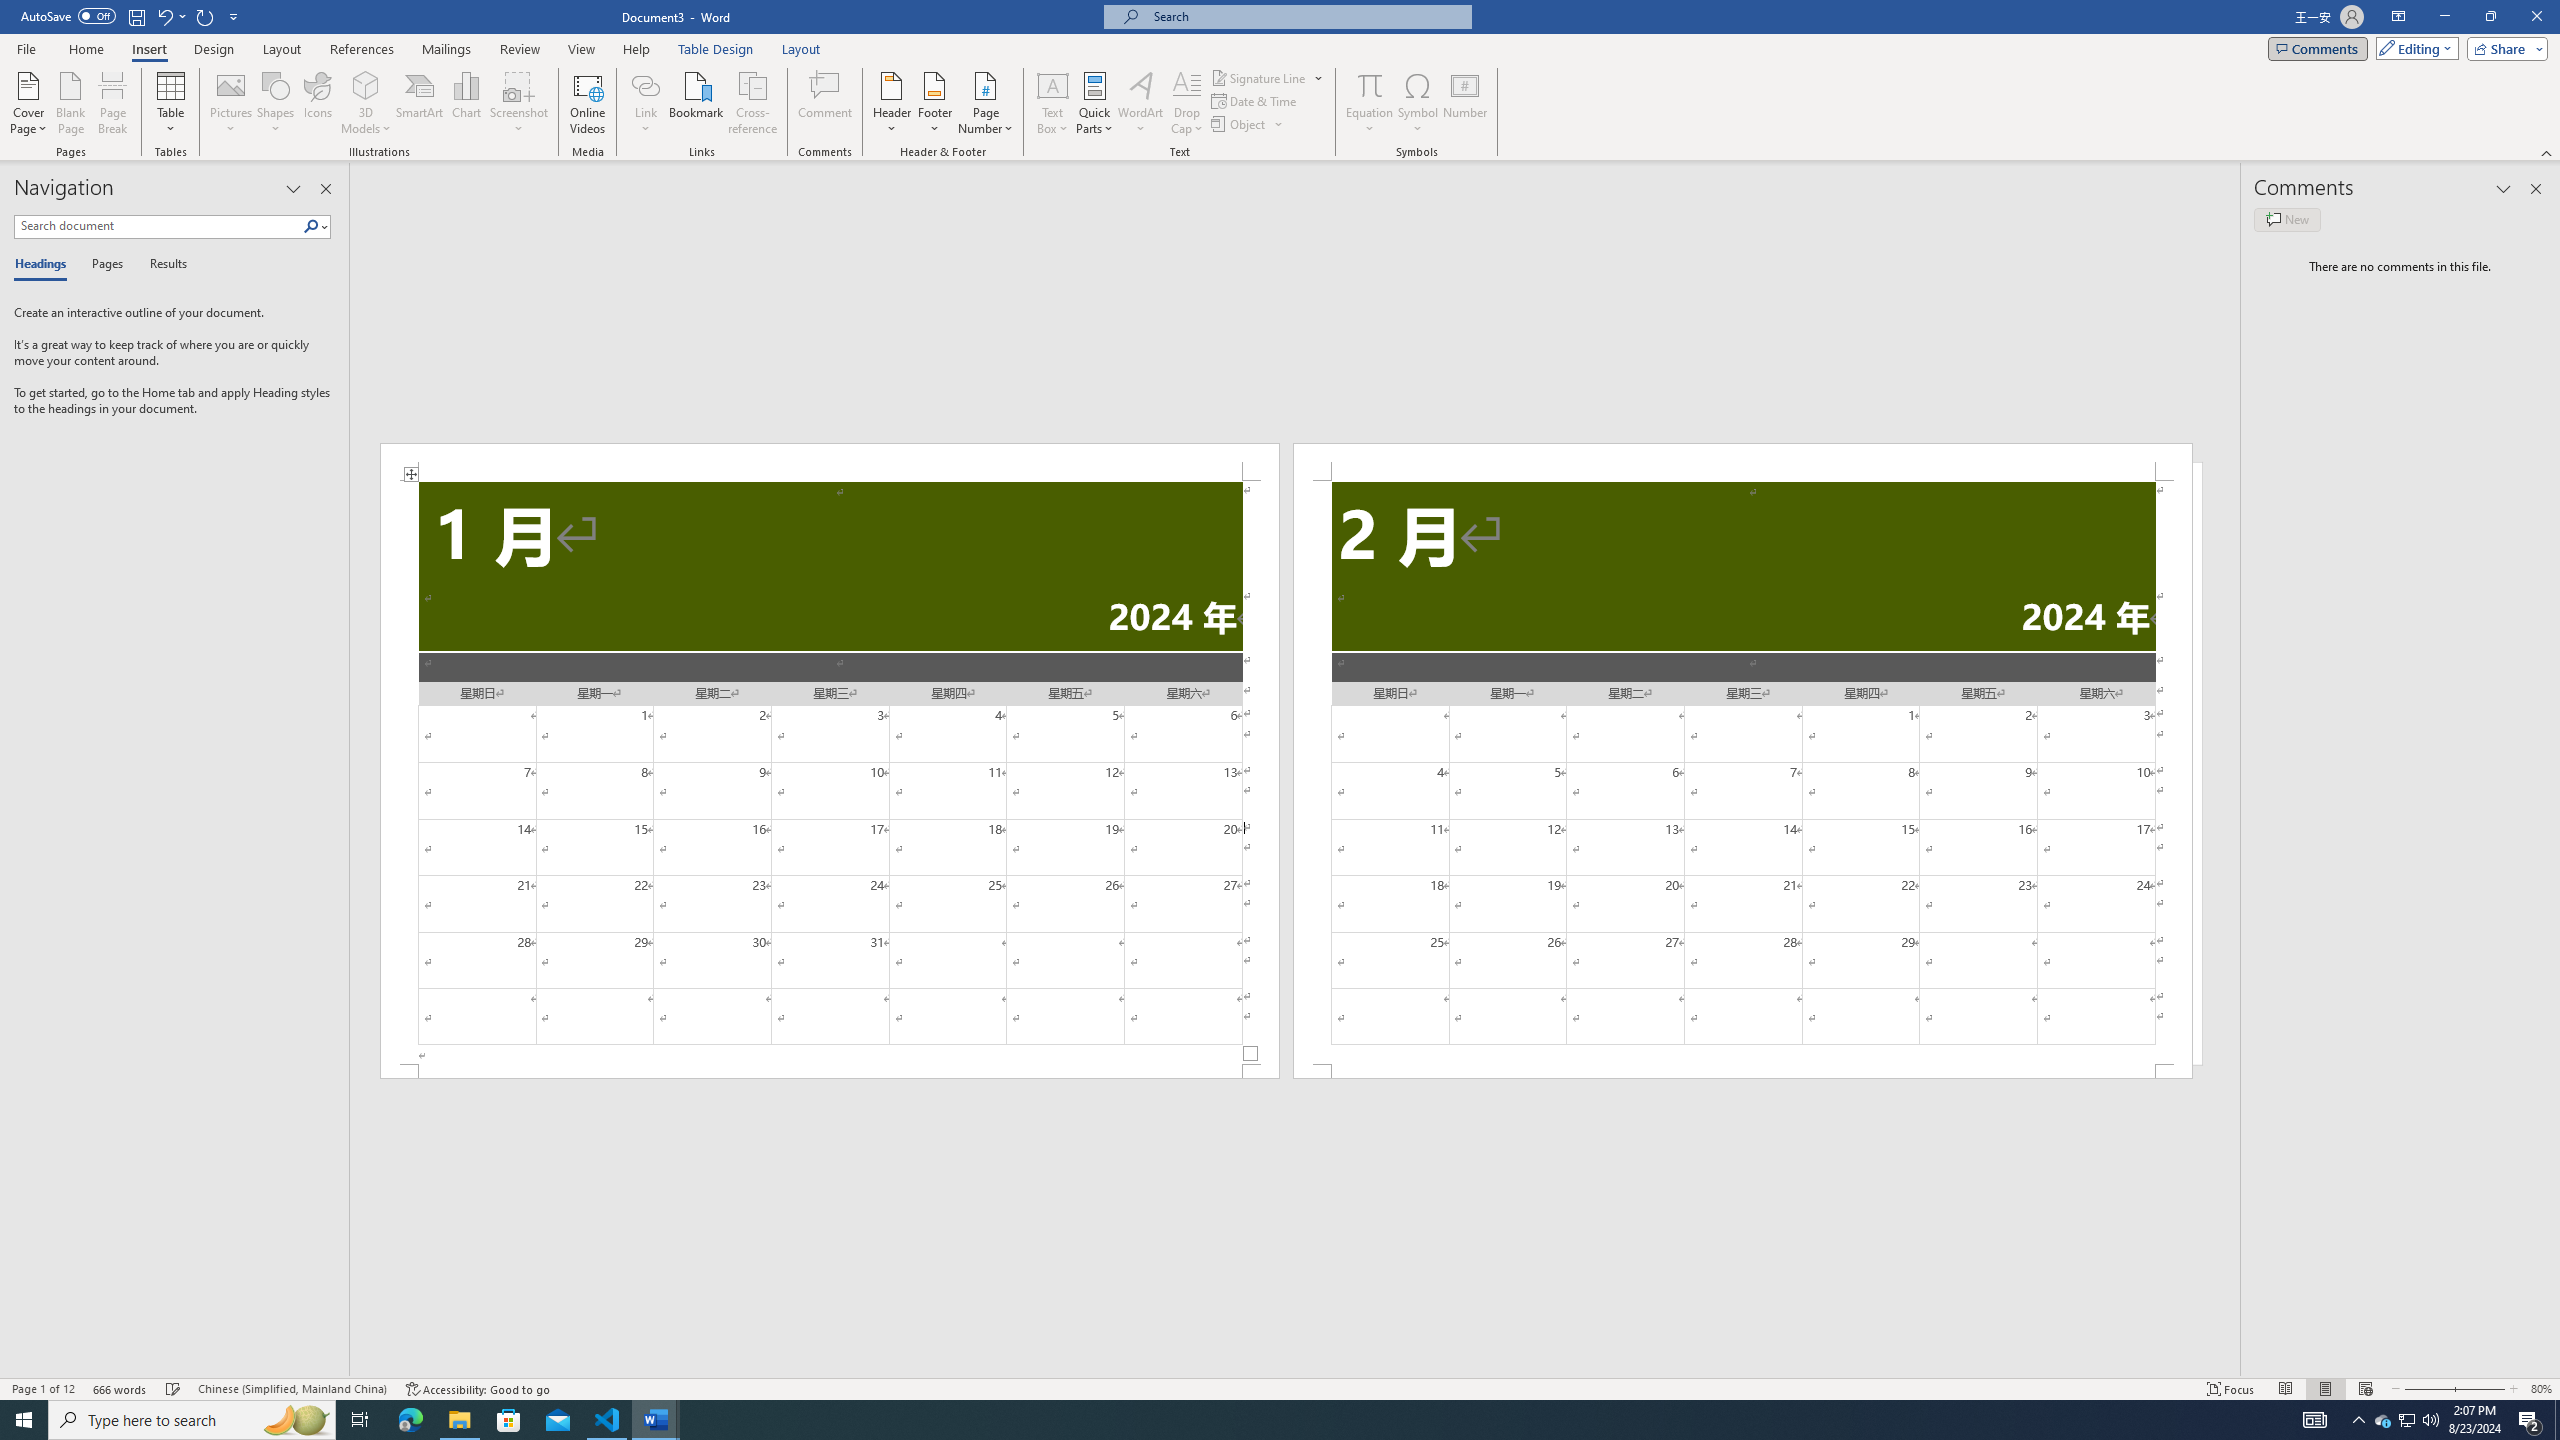 This screenshot has width=2560, height=1440. I want to click on 'Share', so click(2502, 47).